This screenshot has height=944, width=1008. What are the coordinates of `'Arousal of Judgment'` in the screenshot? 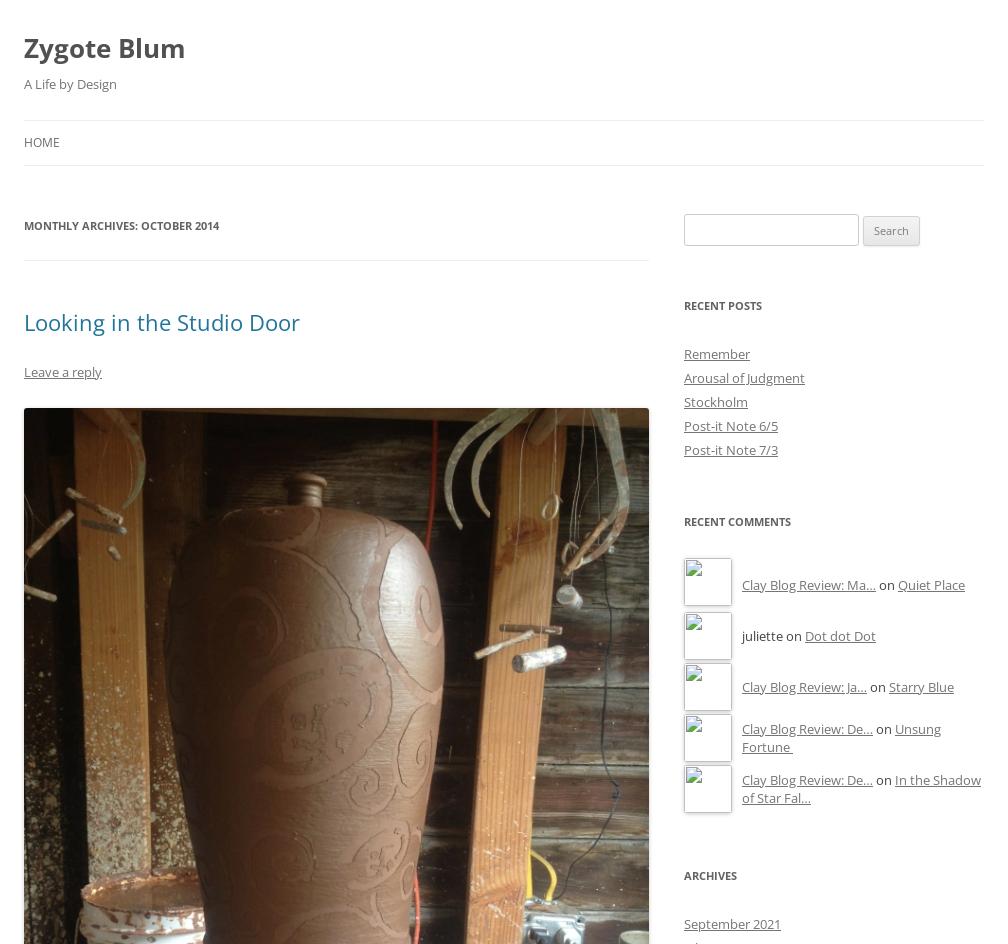 It's located at (744, 377).